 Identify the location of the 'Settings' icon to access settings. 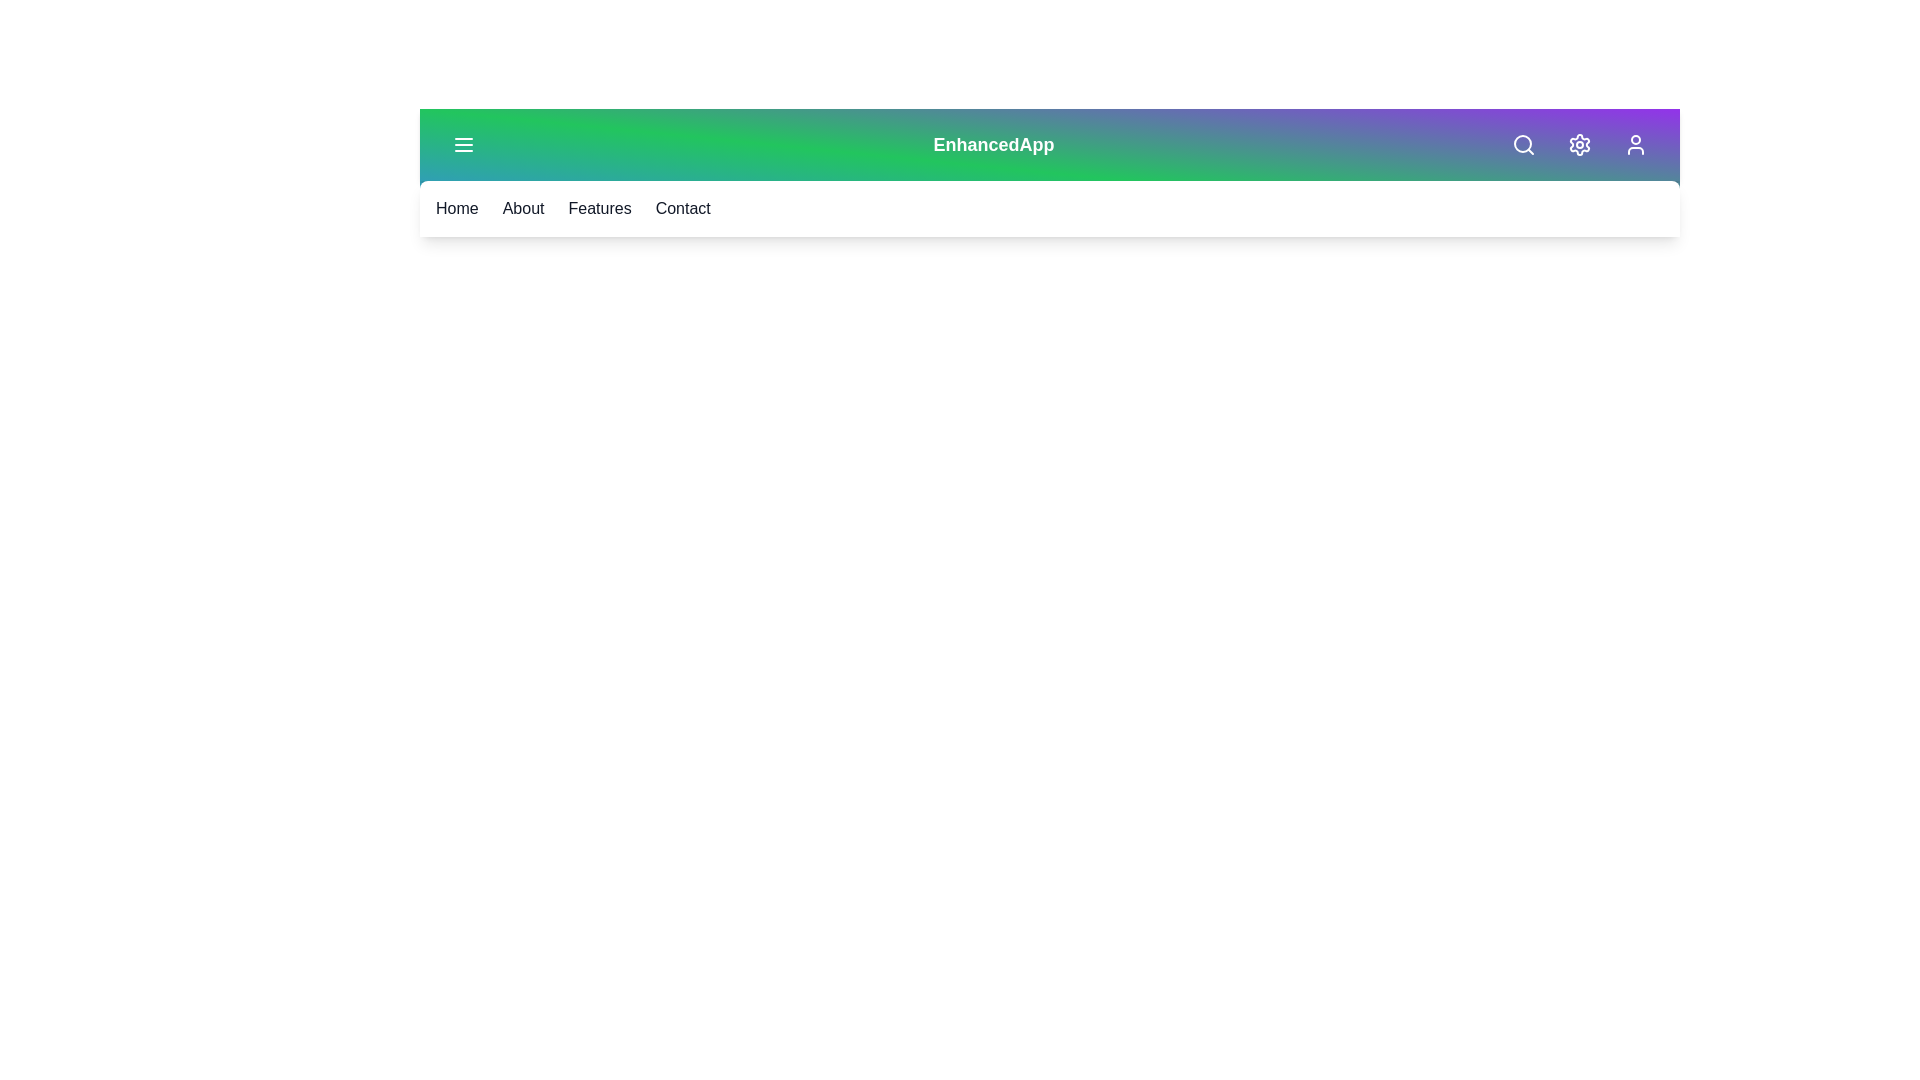
(1578, 144).